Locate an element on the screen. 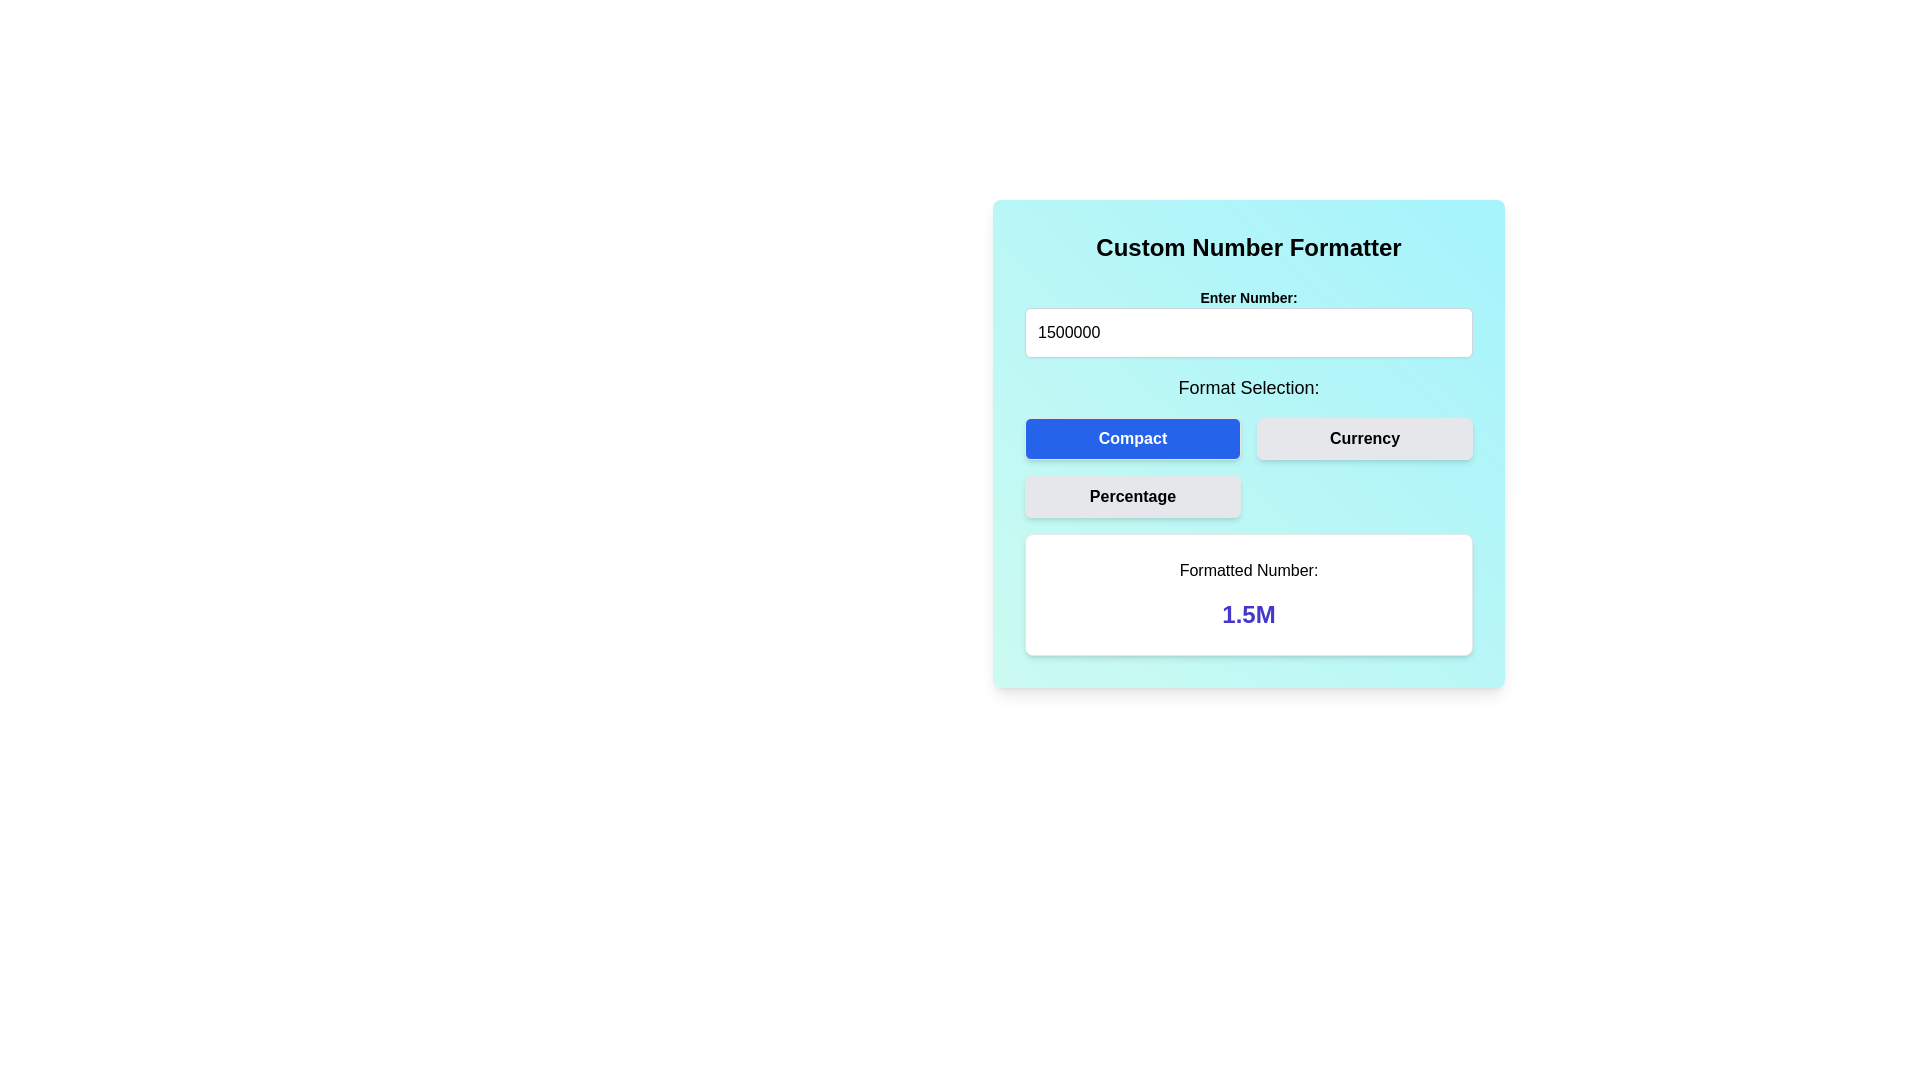  the 'Currency' button located to the right of the 'Compact' button and above the 'Percentage' button is located at coordinates (1363, 438).